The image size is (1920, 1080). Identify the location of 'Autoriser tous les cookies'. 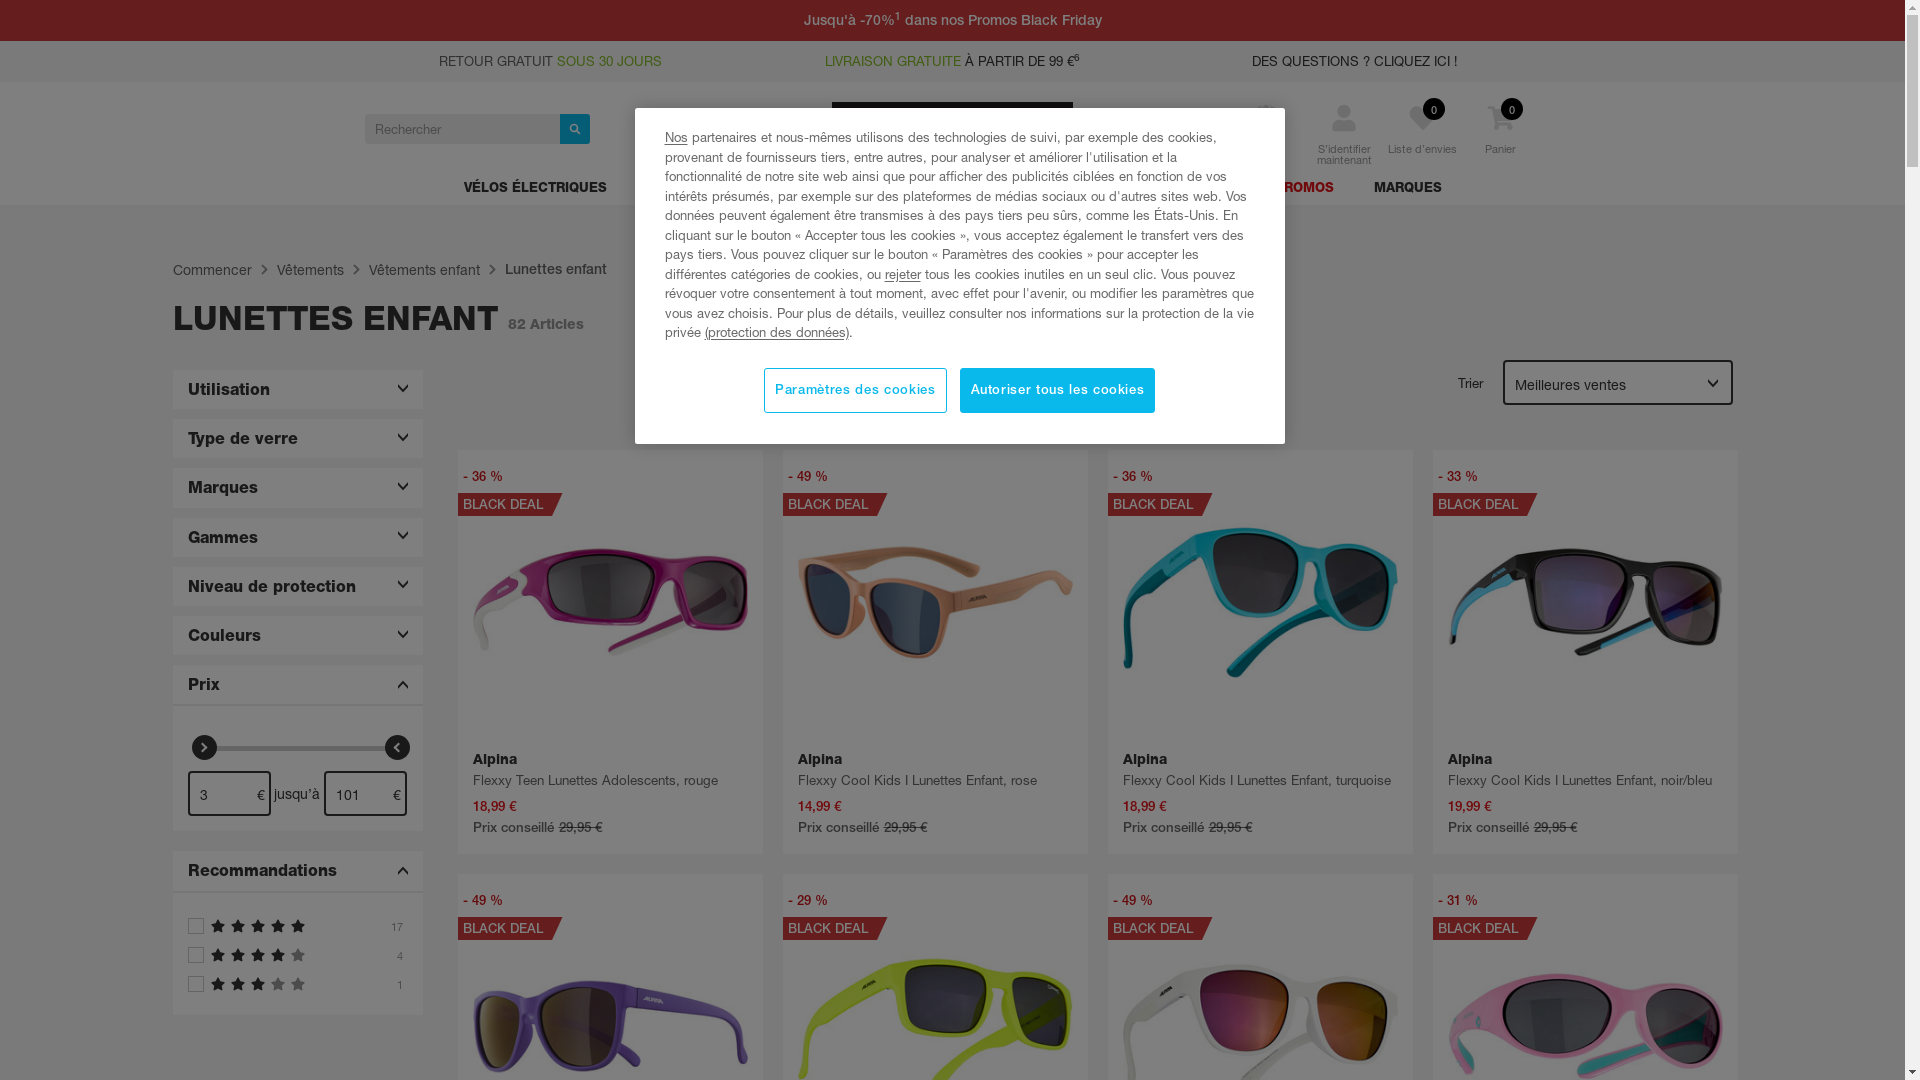
(1056, 390).